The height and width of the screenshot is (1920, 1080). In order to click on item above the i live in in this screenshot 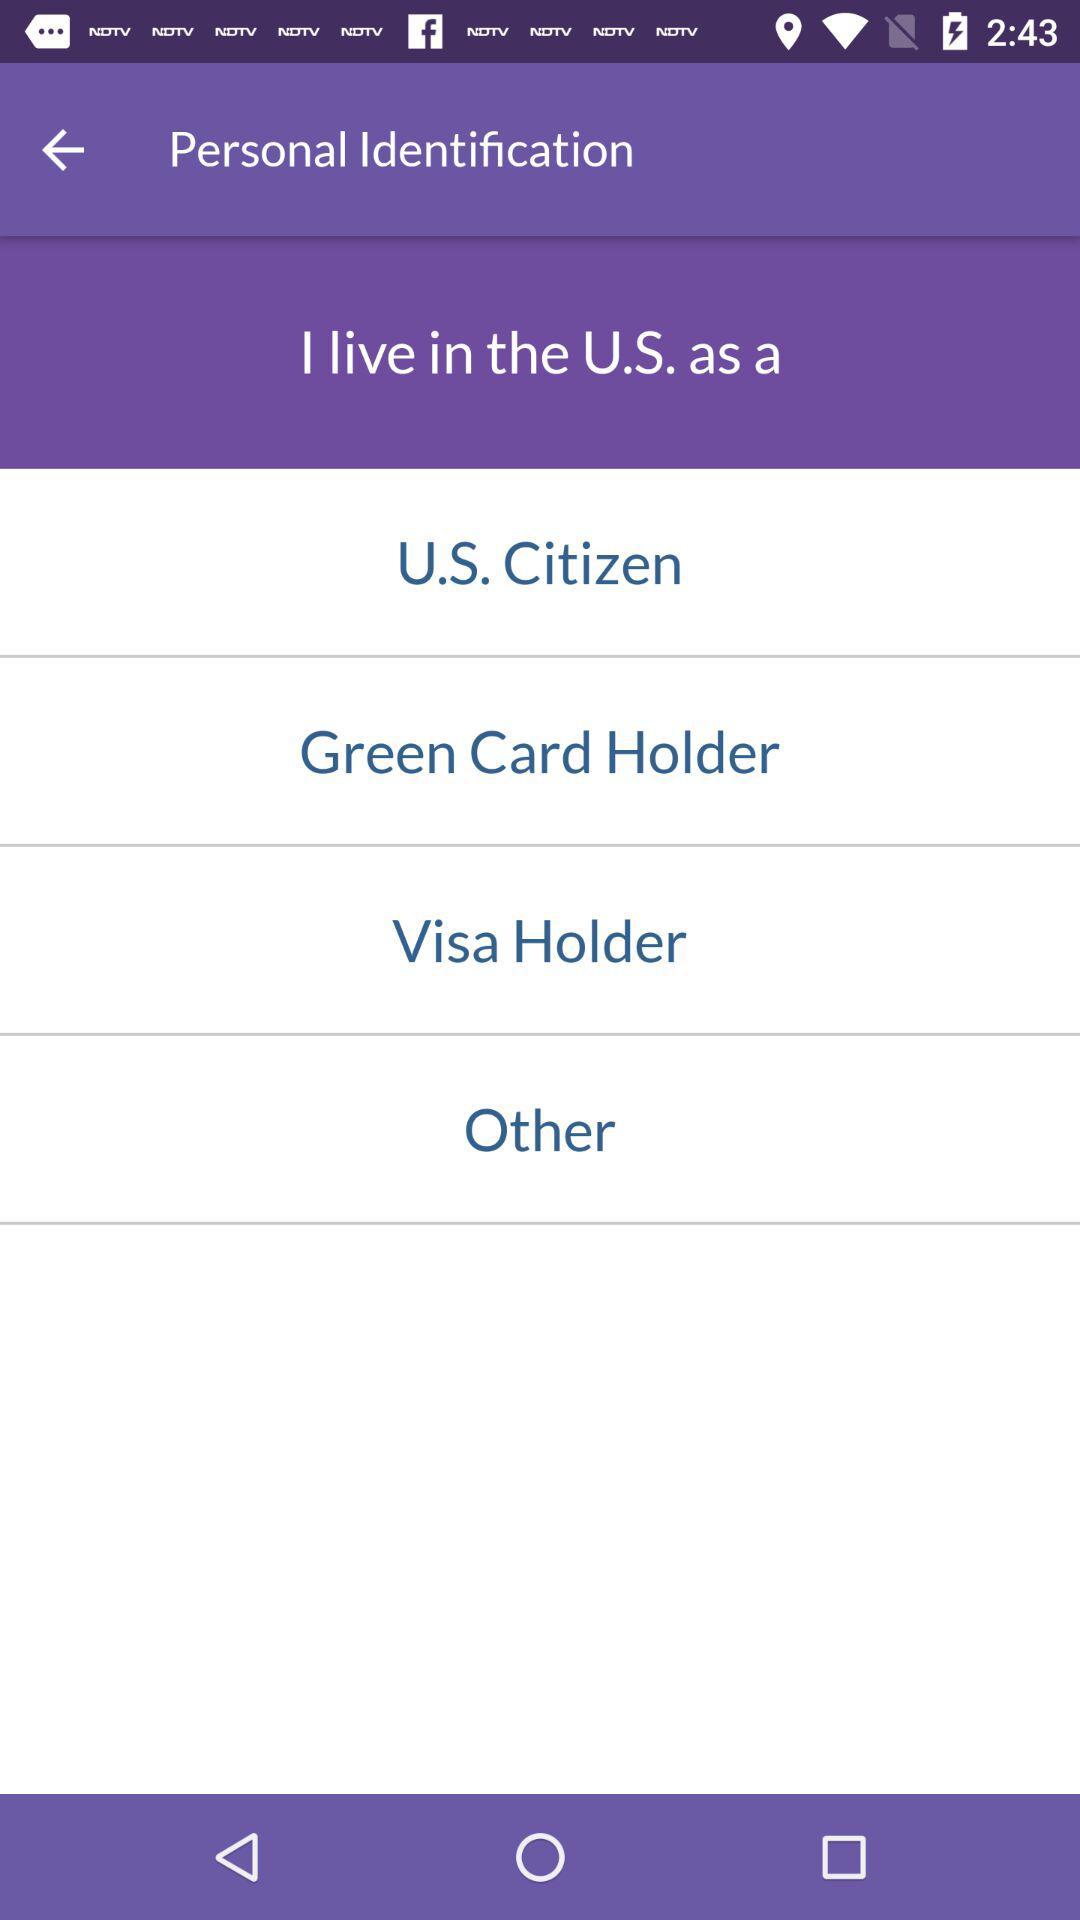, I will do `click(61, 148)`.